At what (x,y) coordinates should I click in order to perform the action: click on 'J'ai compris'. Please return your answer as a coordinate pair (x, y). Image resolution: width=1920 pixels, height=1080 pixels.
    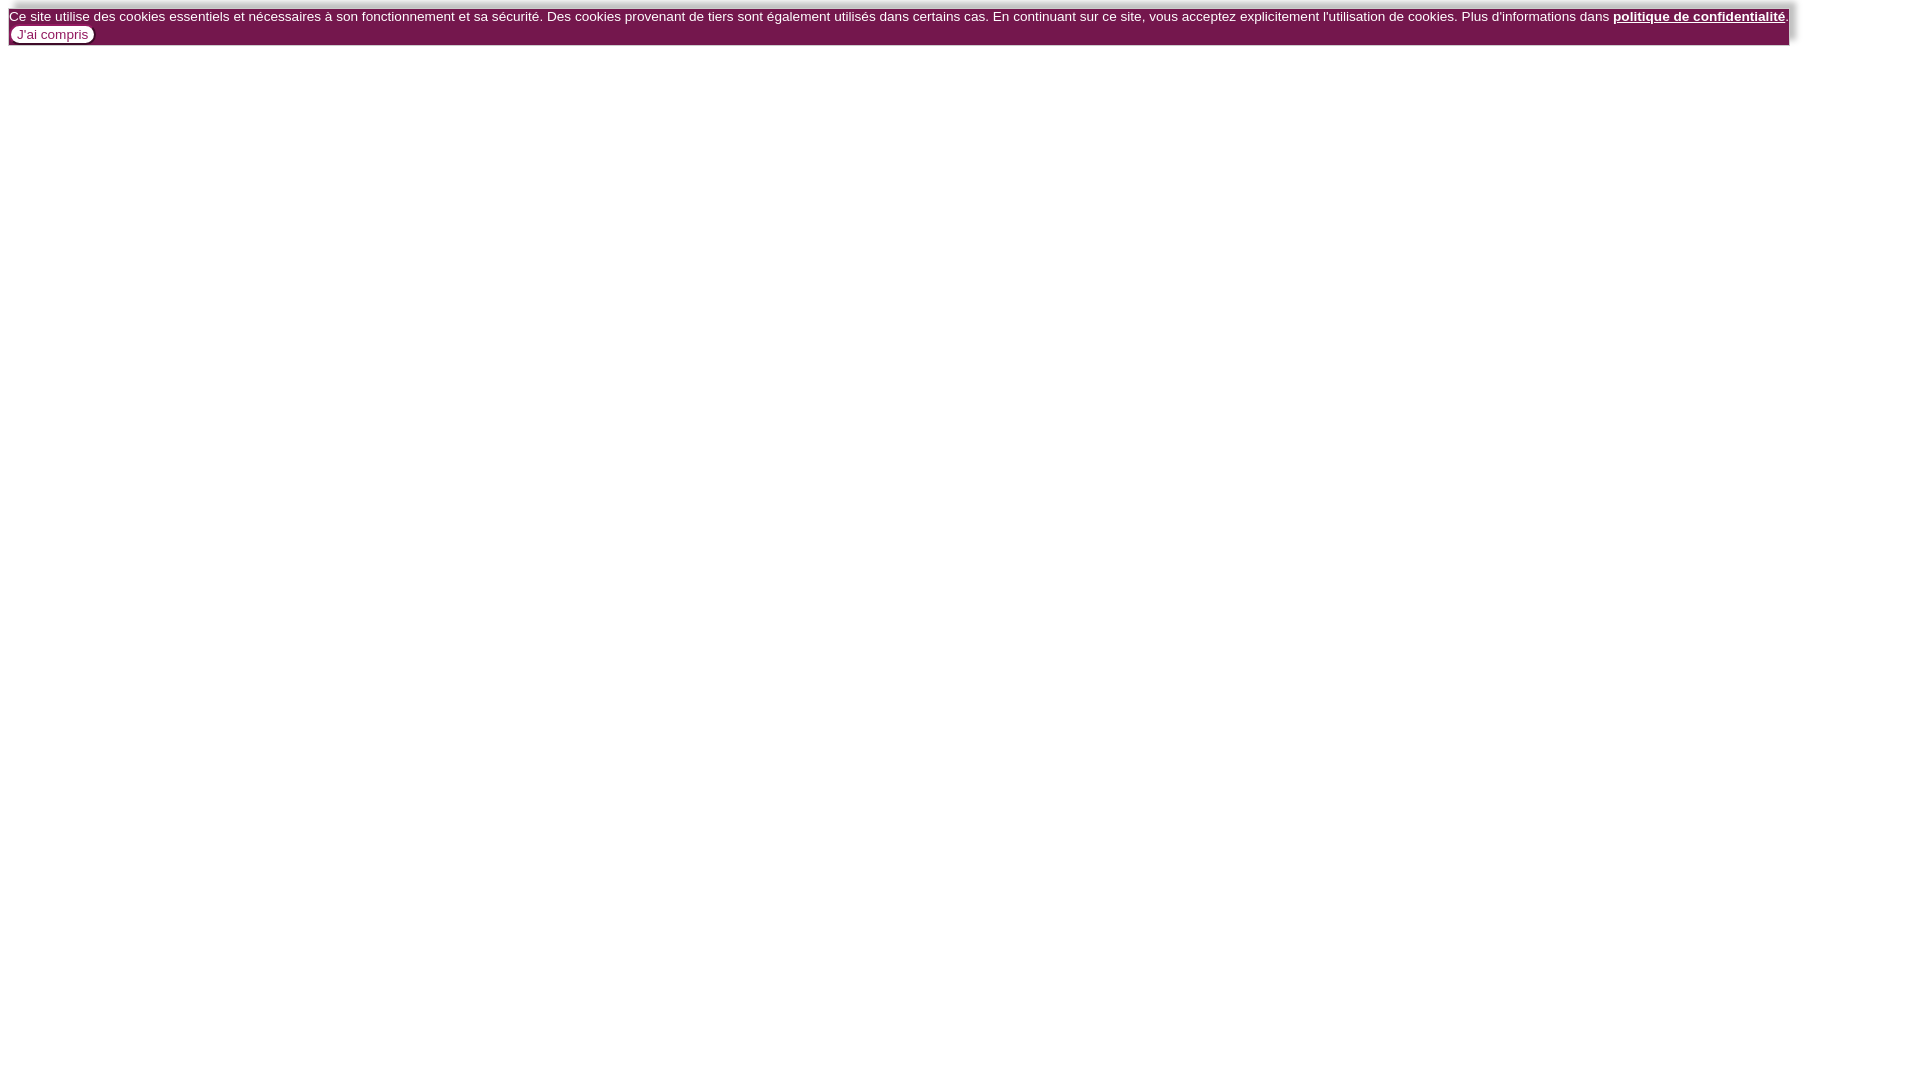
    Looking at the image, I should click on (52, 34).